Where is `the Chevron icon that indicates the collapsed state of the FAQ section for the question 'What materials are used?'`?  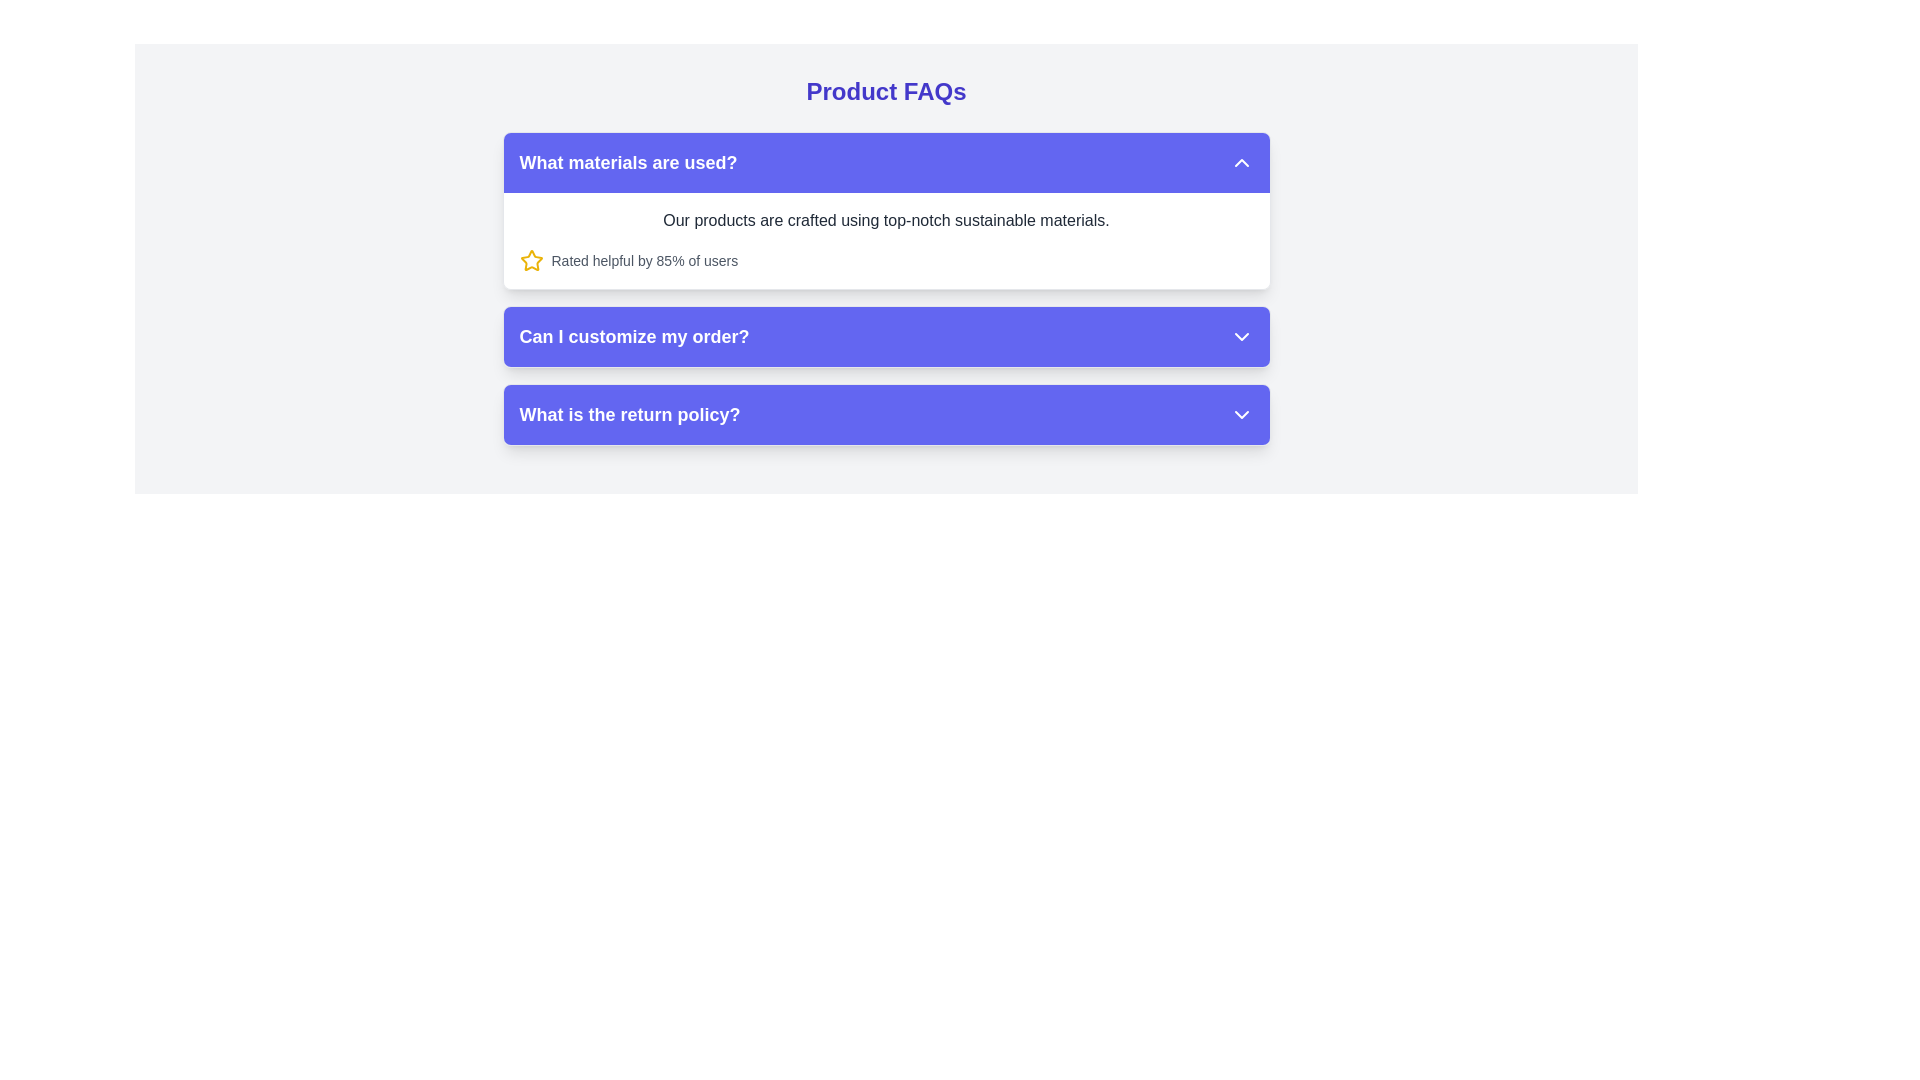 the Chevron icon that indicates the collapsed state of the FAQ section for the question 'What materials are used?' is located at coordinates (1240, 161).